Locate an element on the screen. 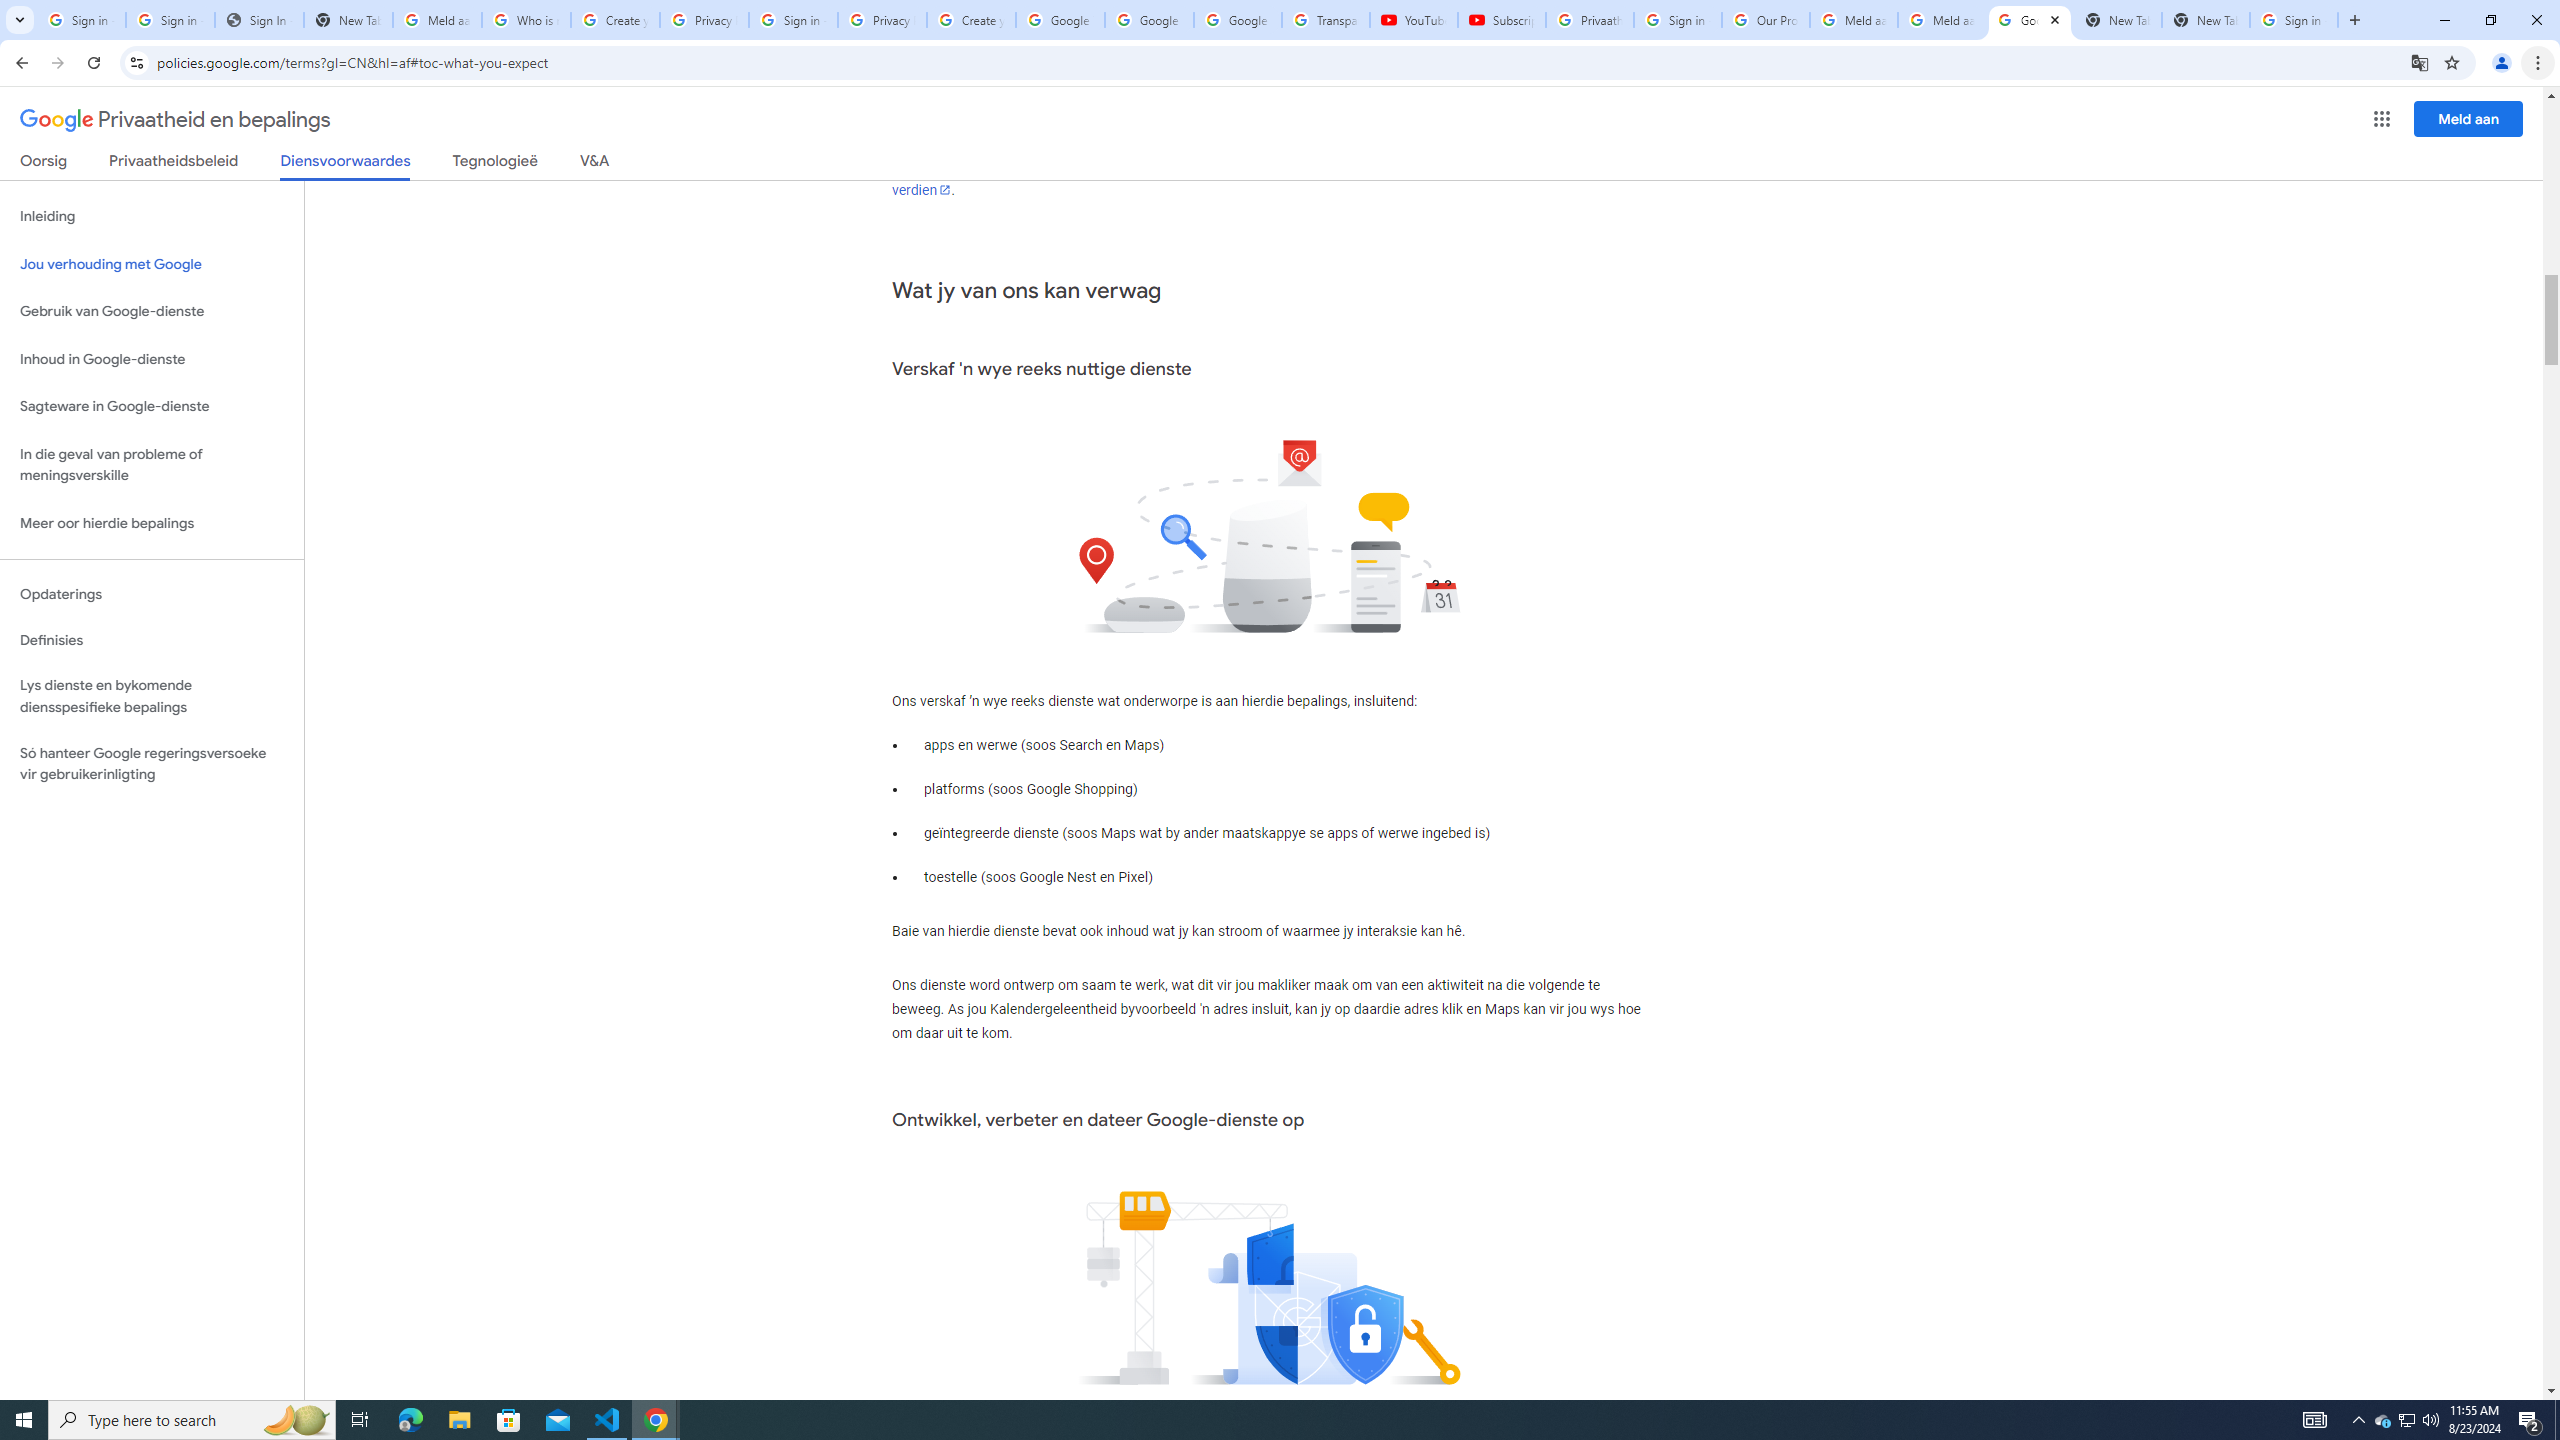 The height and width of the screenshot is (1440, 2560). 'Inhoud in Google-dienste' is located at coordinates (151, 360).